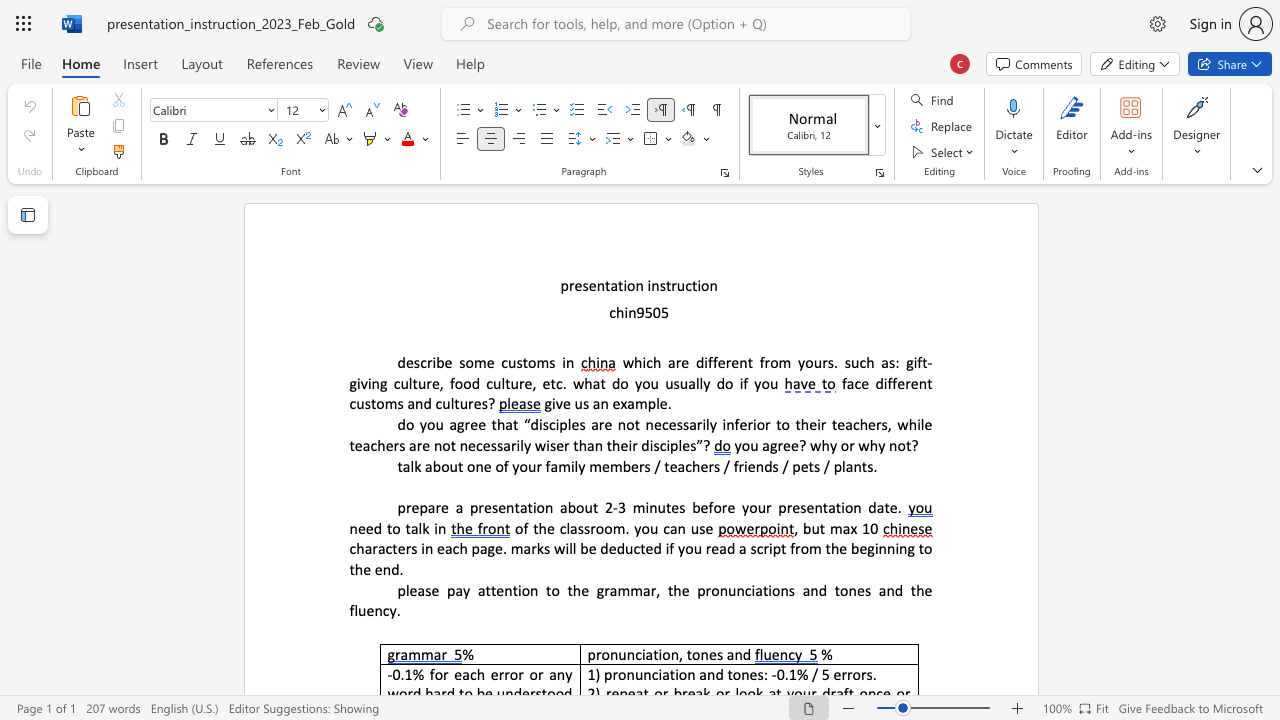 The image size is (1280, 720). What do you see at coordinates (577, 285) in the screenshot?
I see `the 1th character "e" in the text` at bounding box center [577, 285].